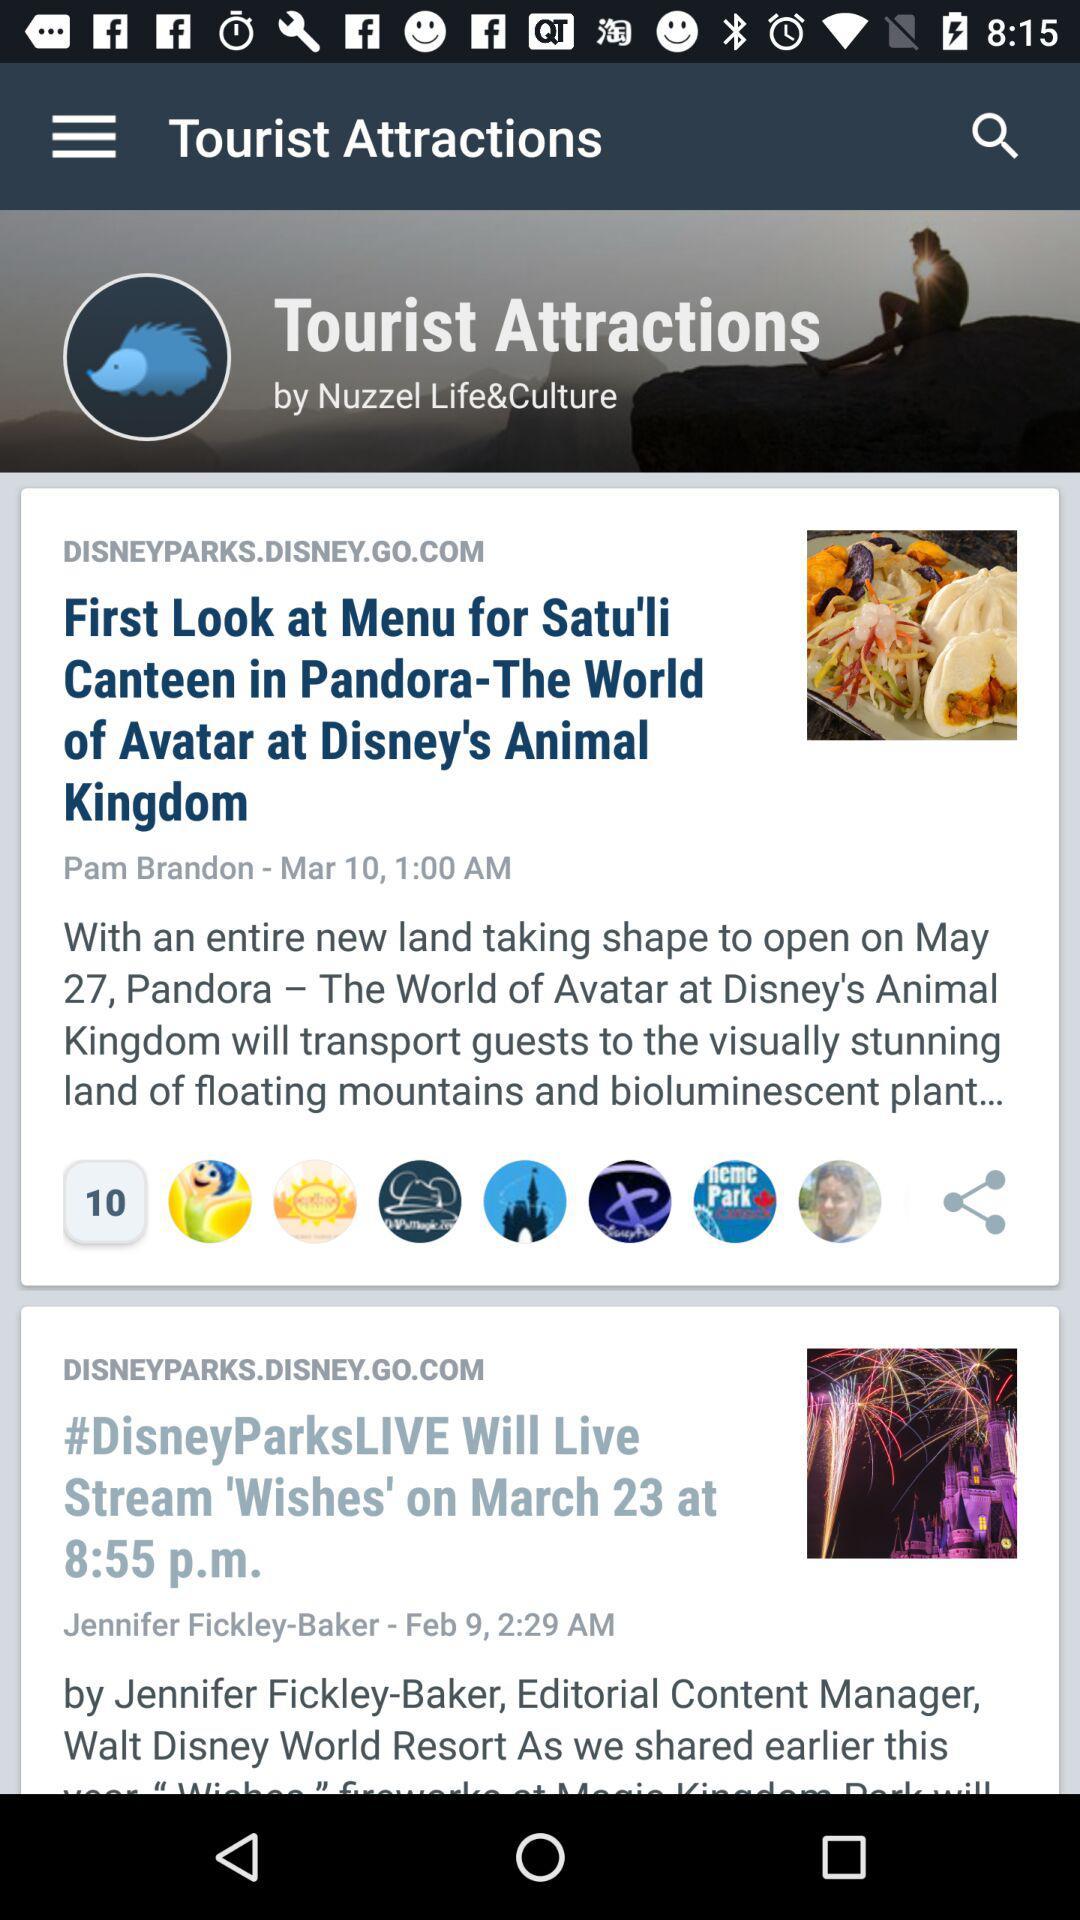 This screenshot has height=1920, width=1080. Describe the element at coordinates (963, 1200) in the screenshot. I see `item below the with an entire icon` at that location.